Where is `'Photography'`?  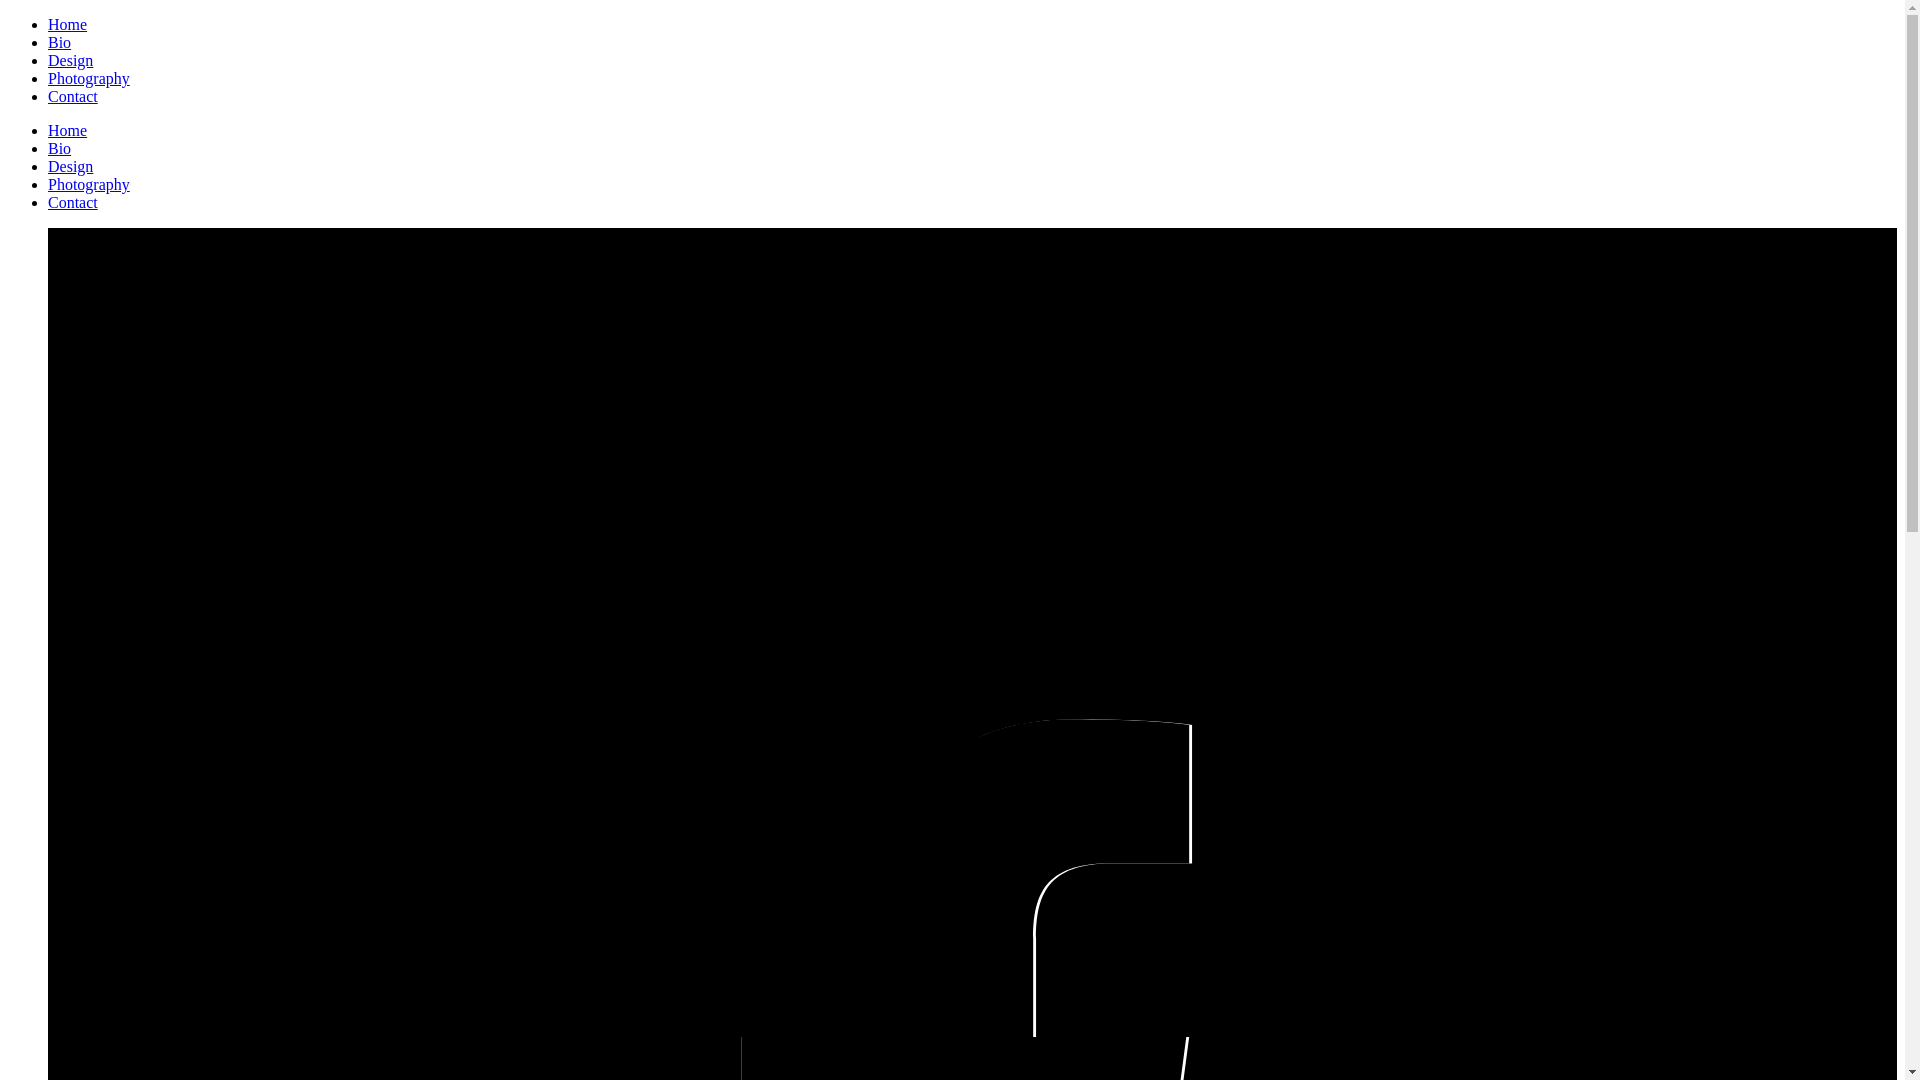 'Photography' is located at coordinates (48, 184).